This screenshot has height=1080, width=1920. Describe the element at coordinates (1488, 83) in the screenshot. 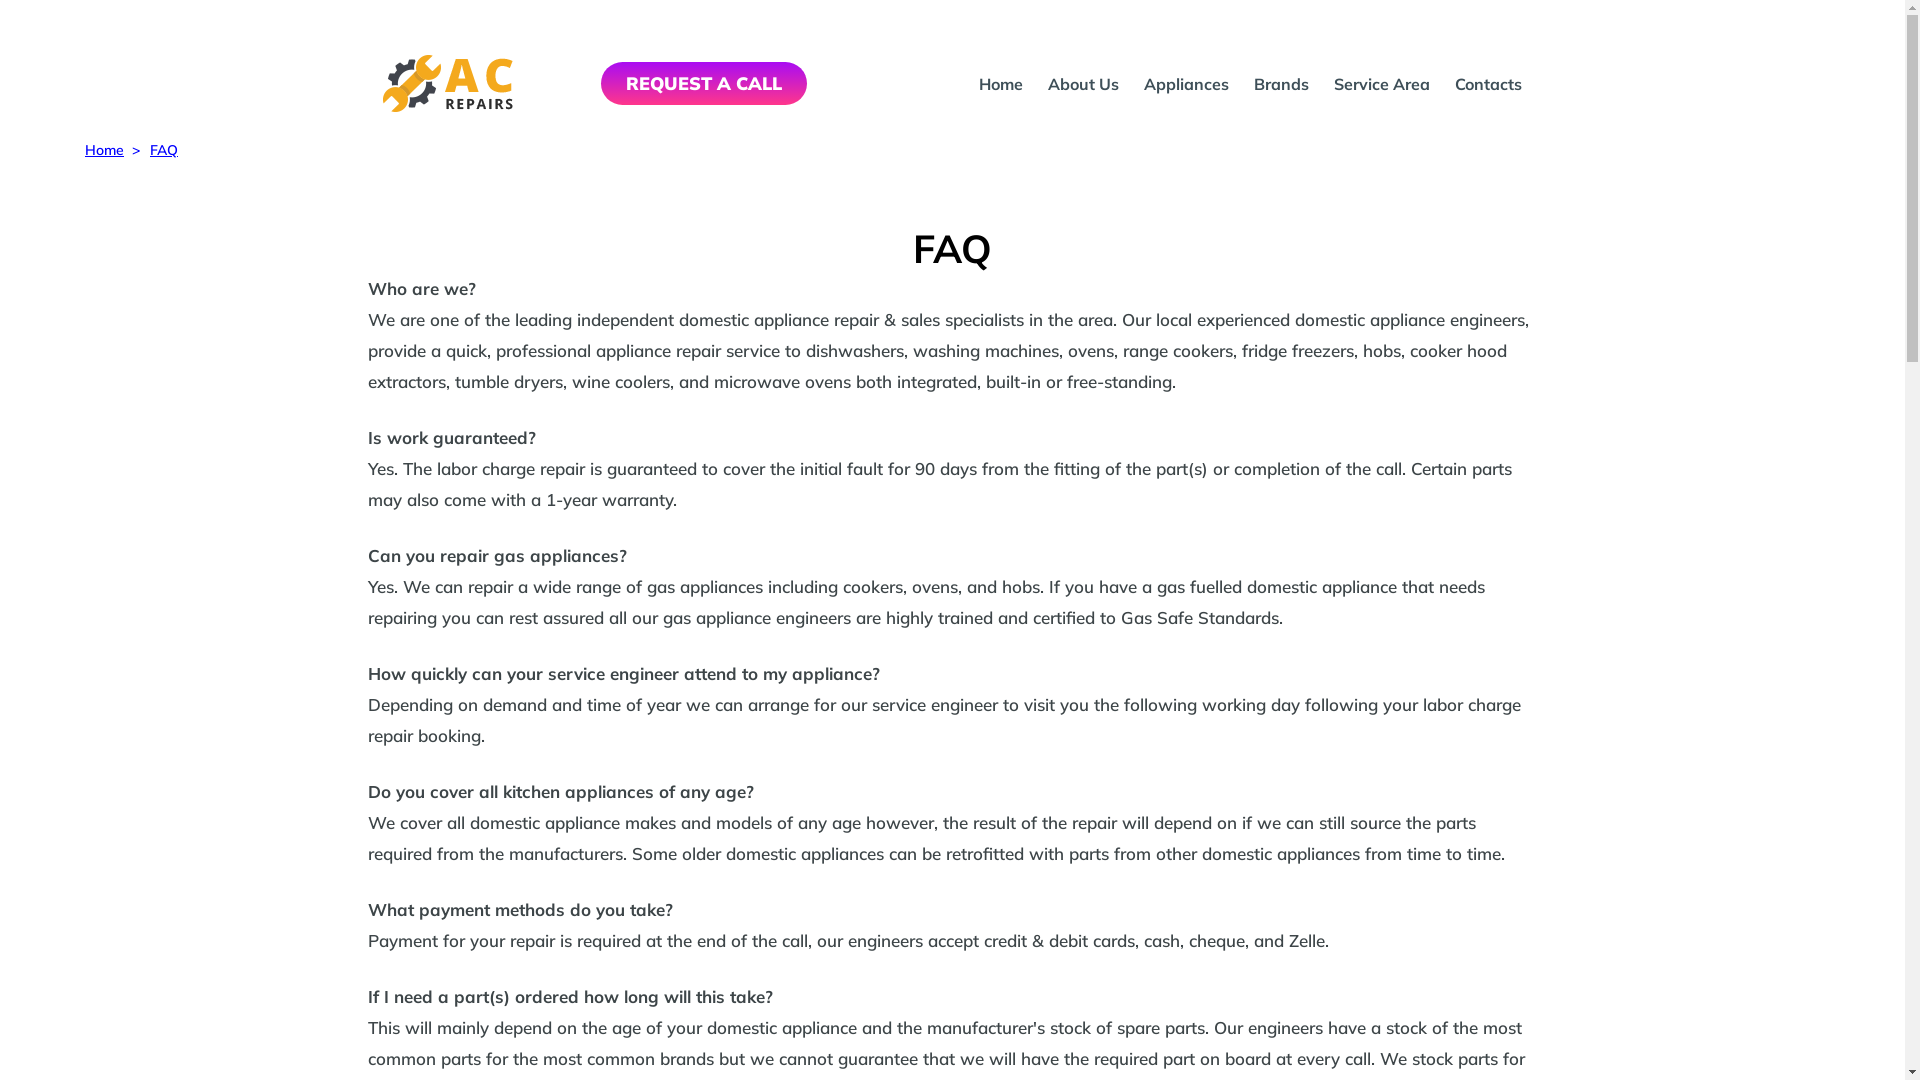

I see `'Contacts'` at that location.